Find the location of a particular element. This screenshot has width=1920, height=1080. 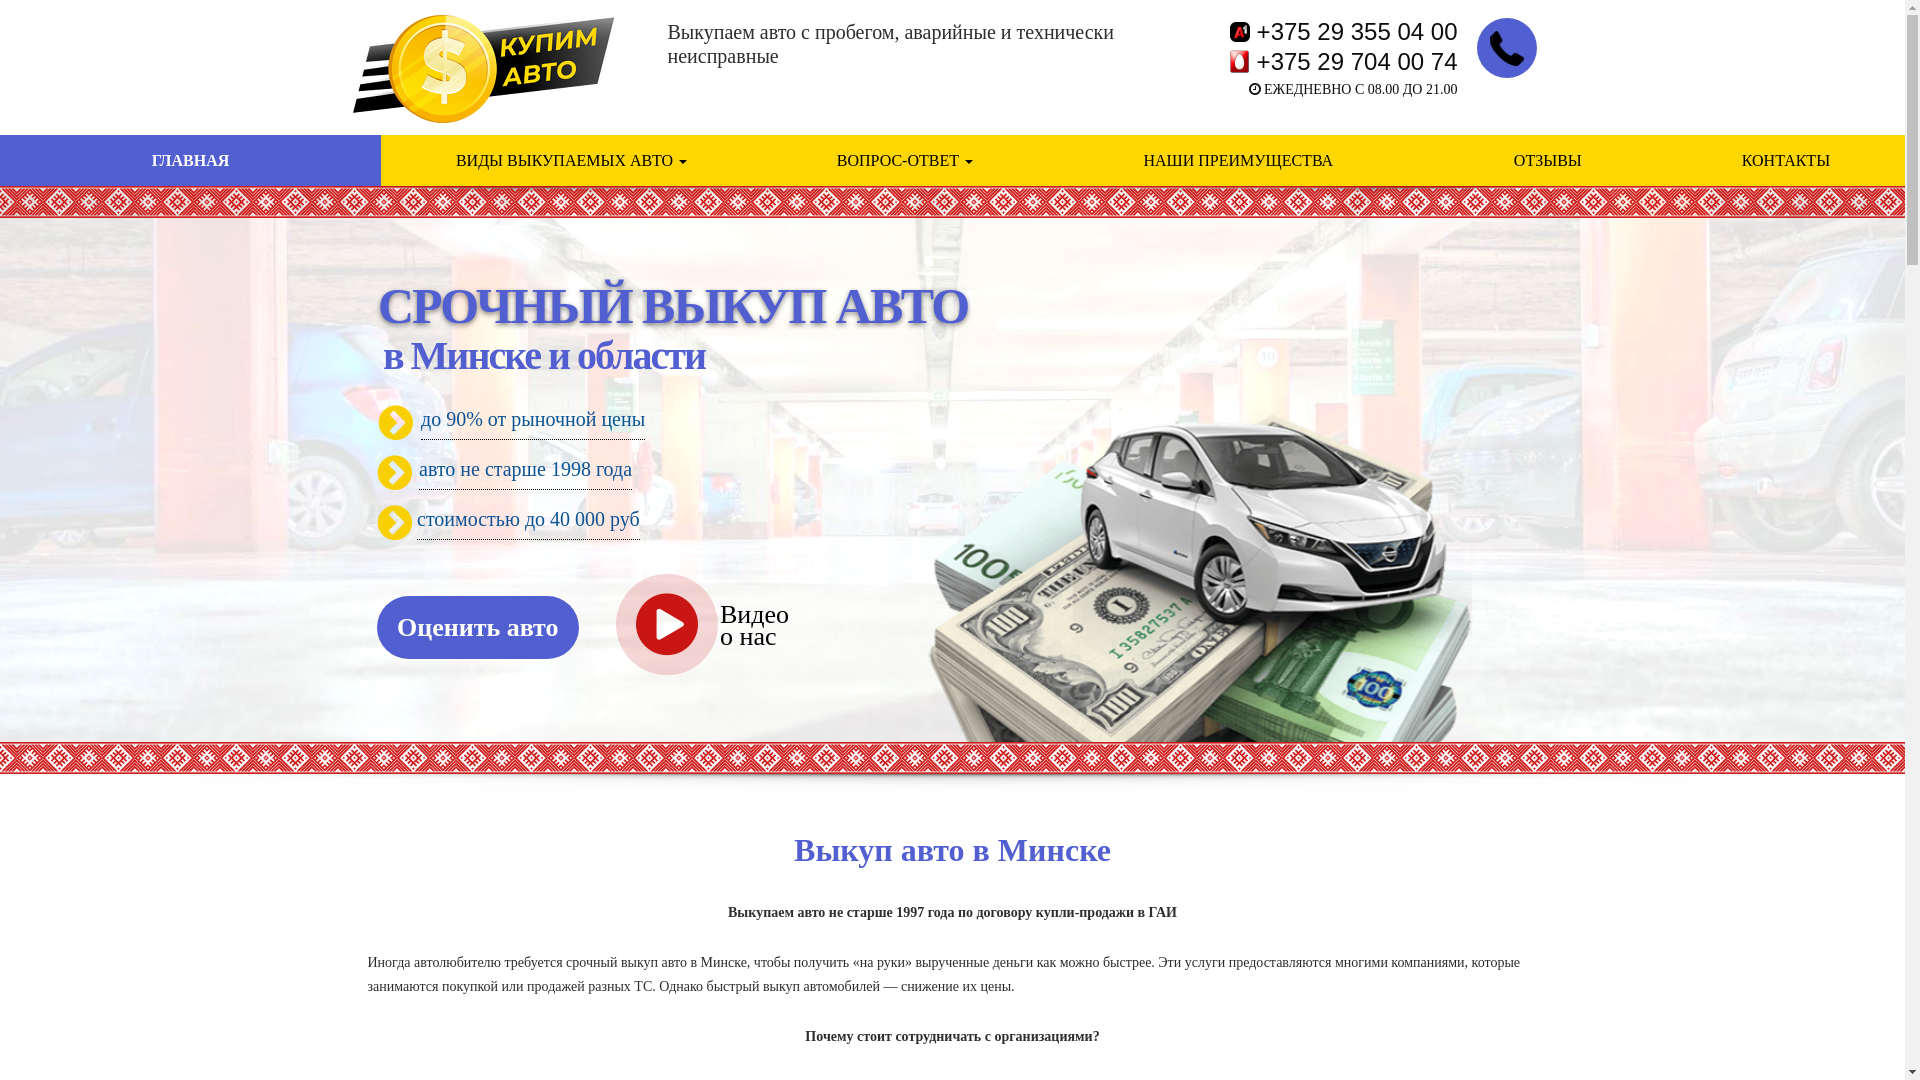

'+375 29 355 04 00' is located at coordinates (1344, 31).